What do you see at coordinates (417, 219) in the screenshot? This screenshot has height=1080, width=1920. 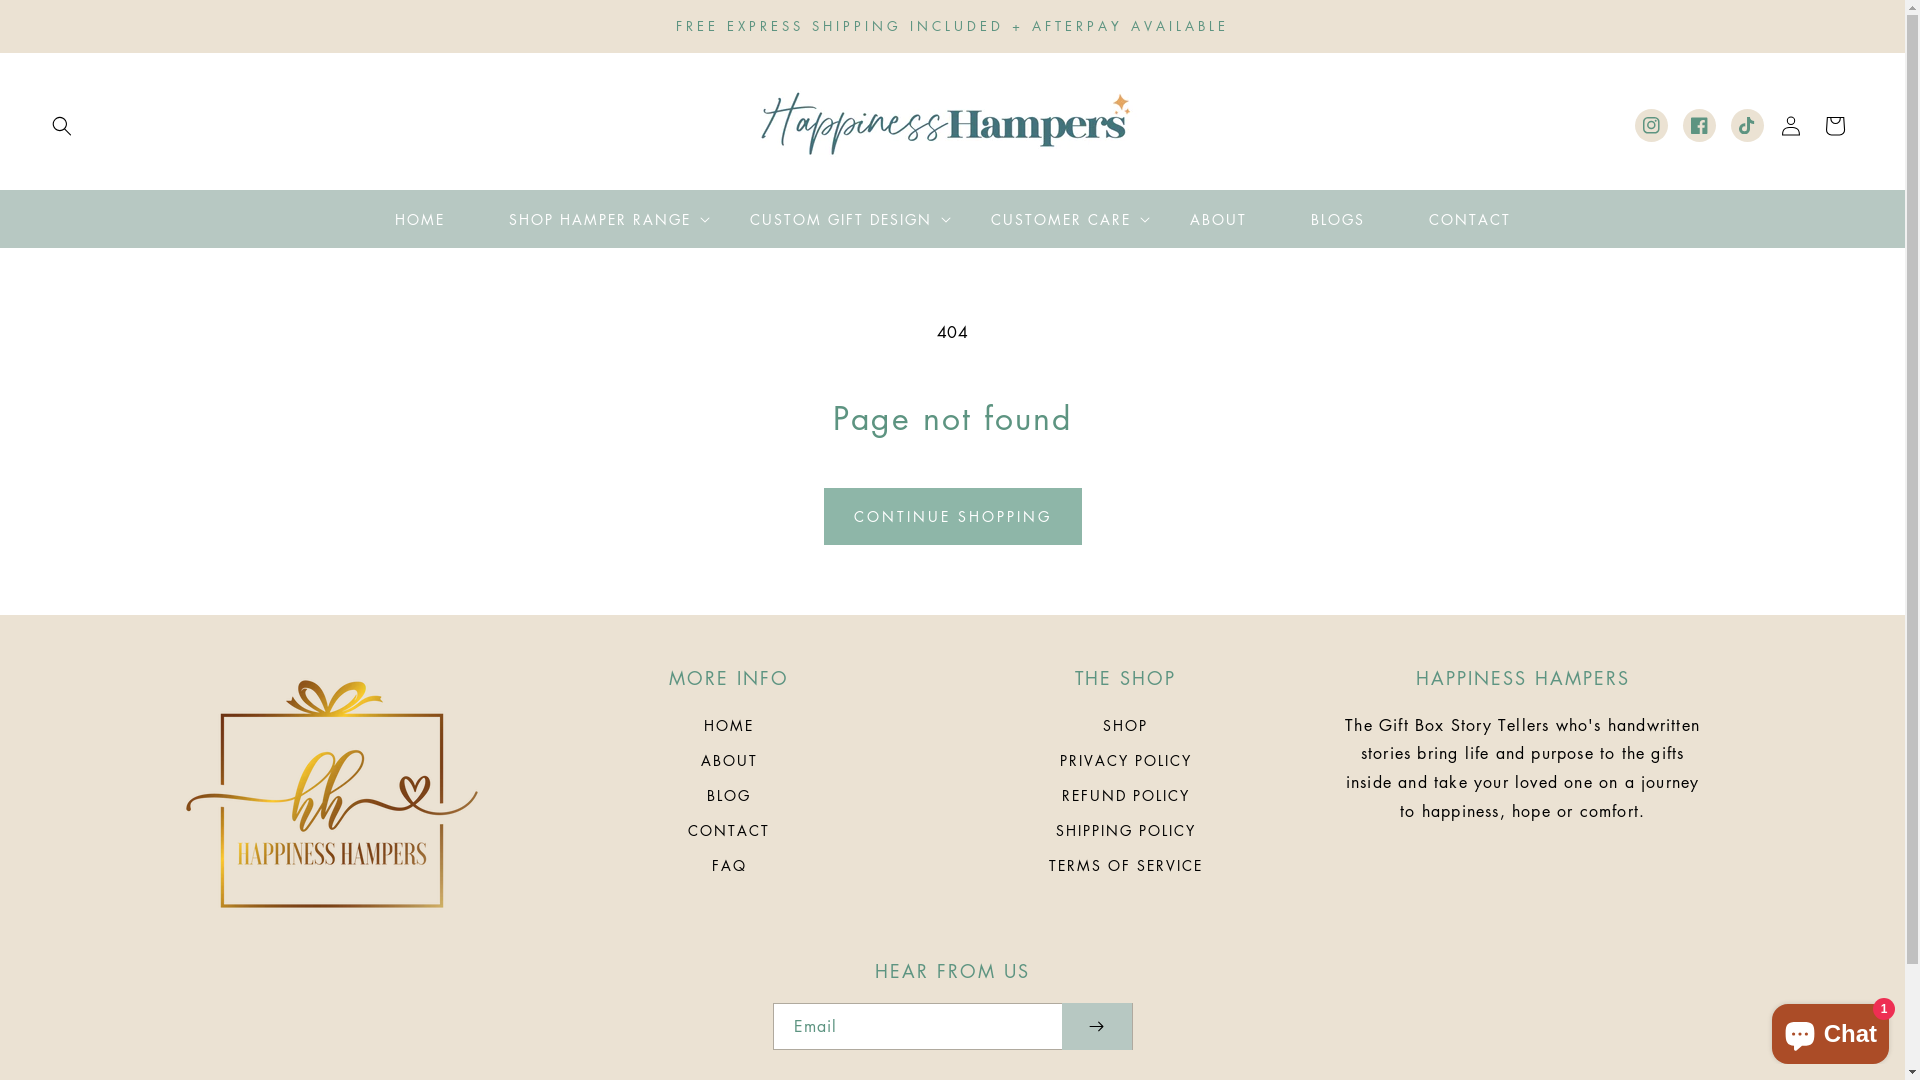 I see `'HOME'` at bounding box center [417, 219].